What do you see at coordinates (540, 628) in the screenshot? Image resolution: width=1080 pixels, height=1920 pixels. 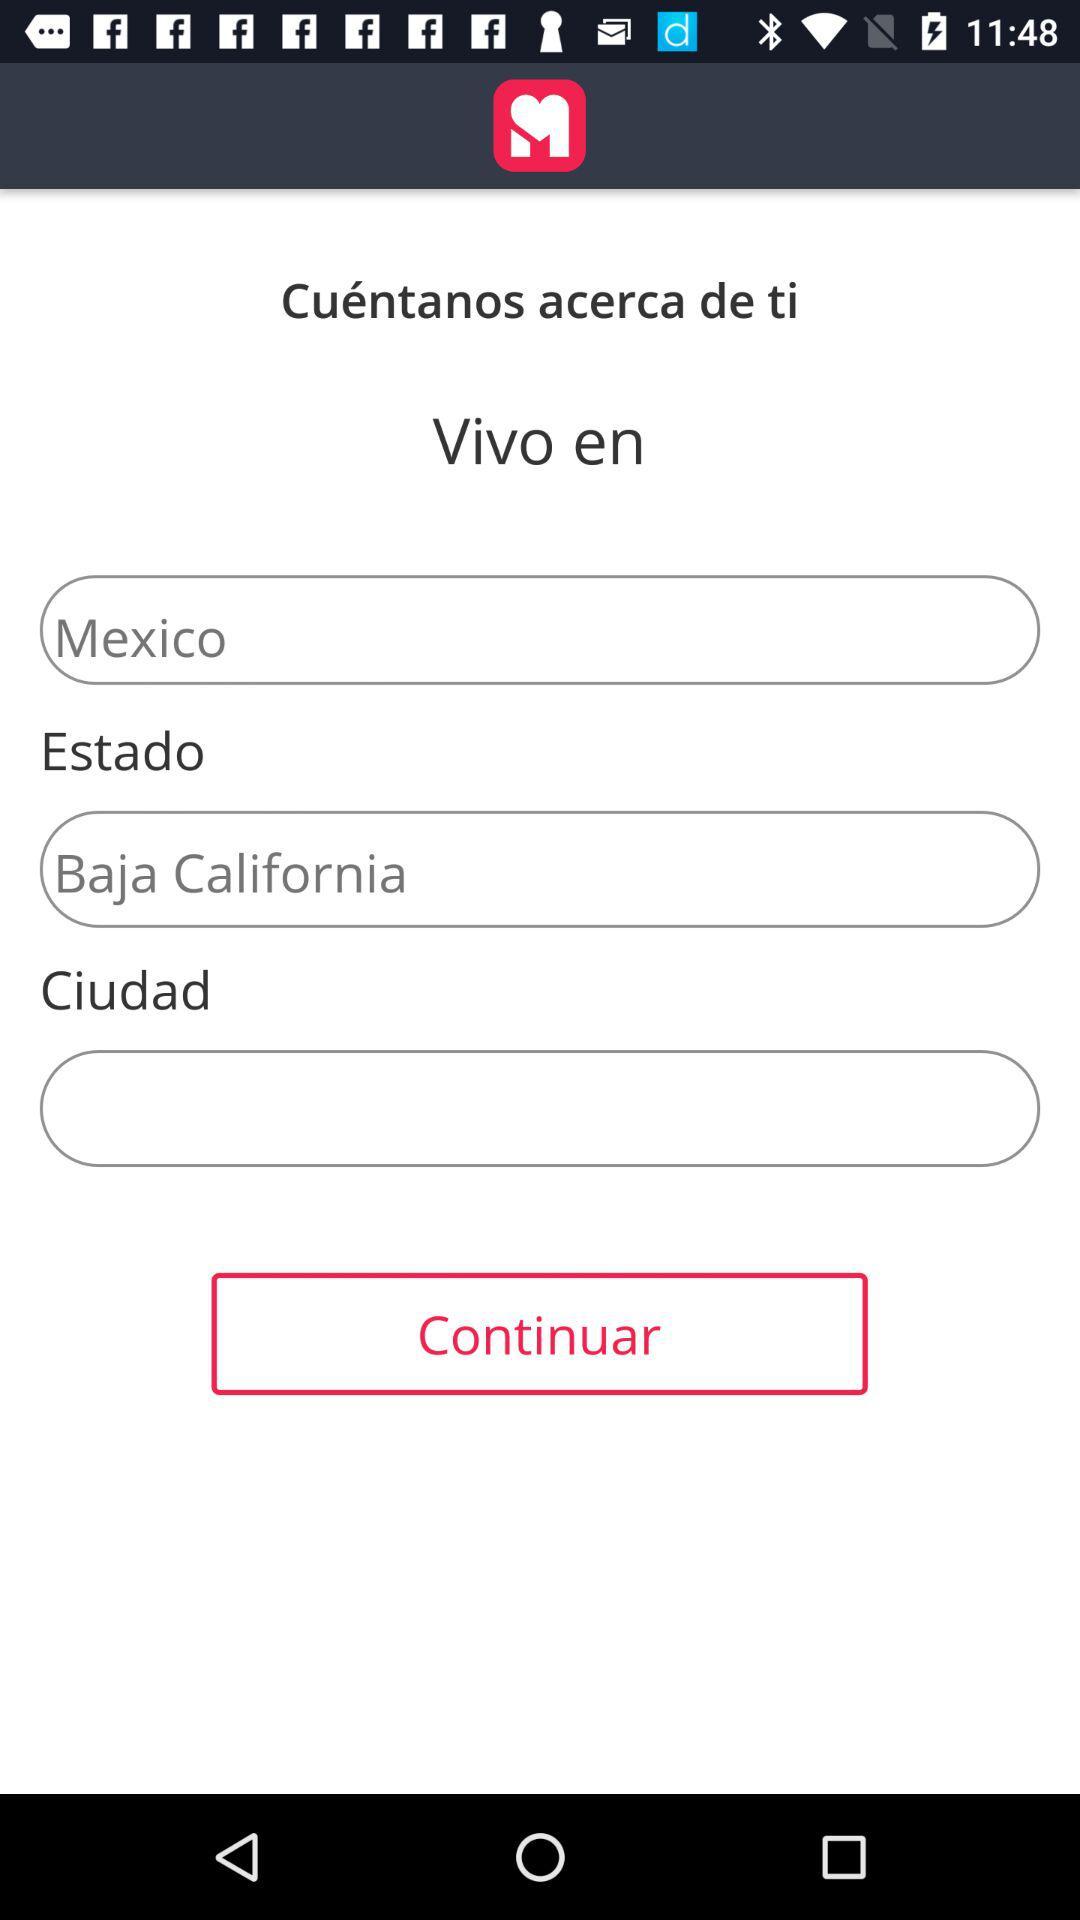 I see `the icon below the vivo en` at bounding box center [540, 628].